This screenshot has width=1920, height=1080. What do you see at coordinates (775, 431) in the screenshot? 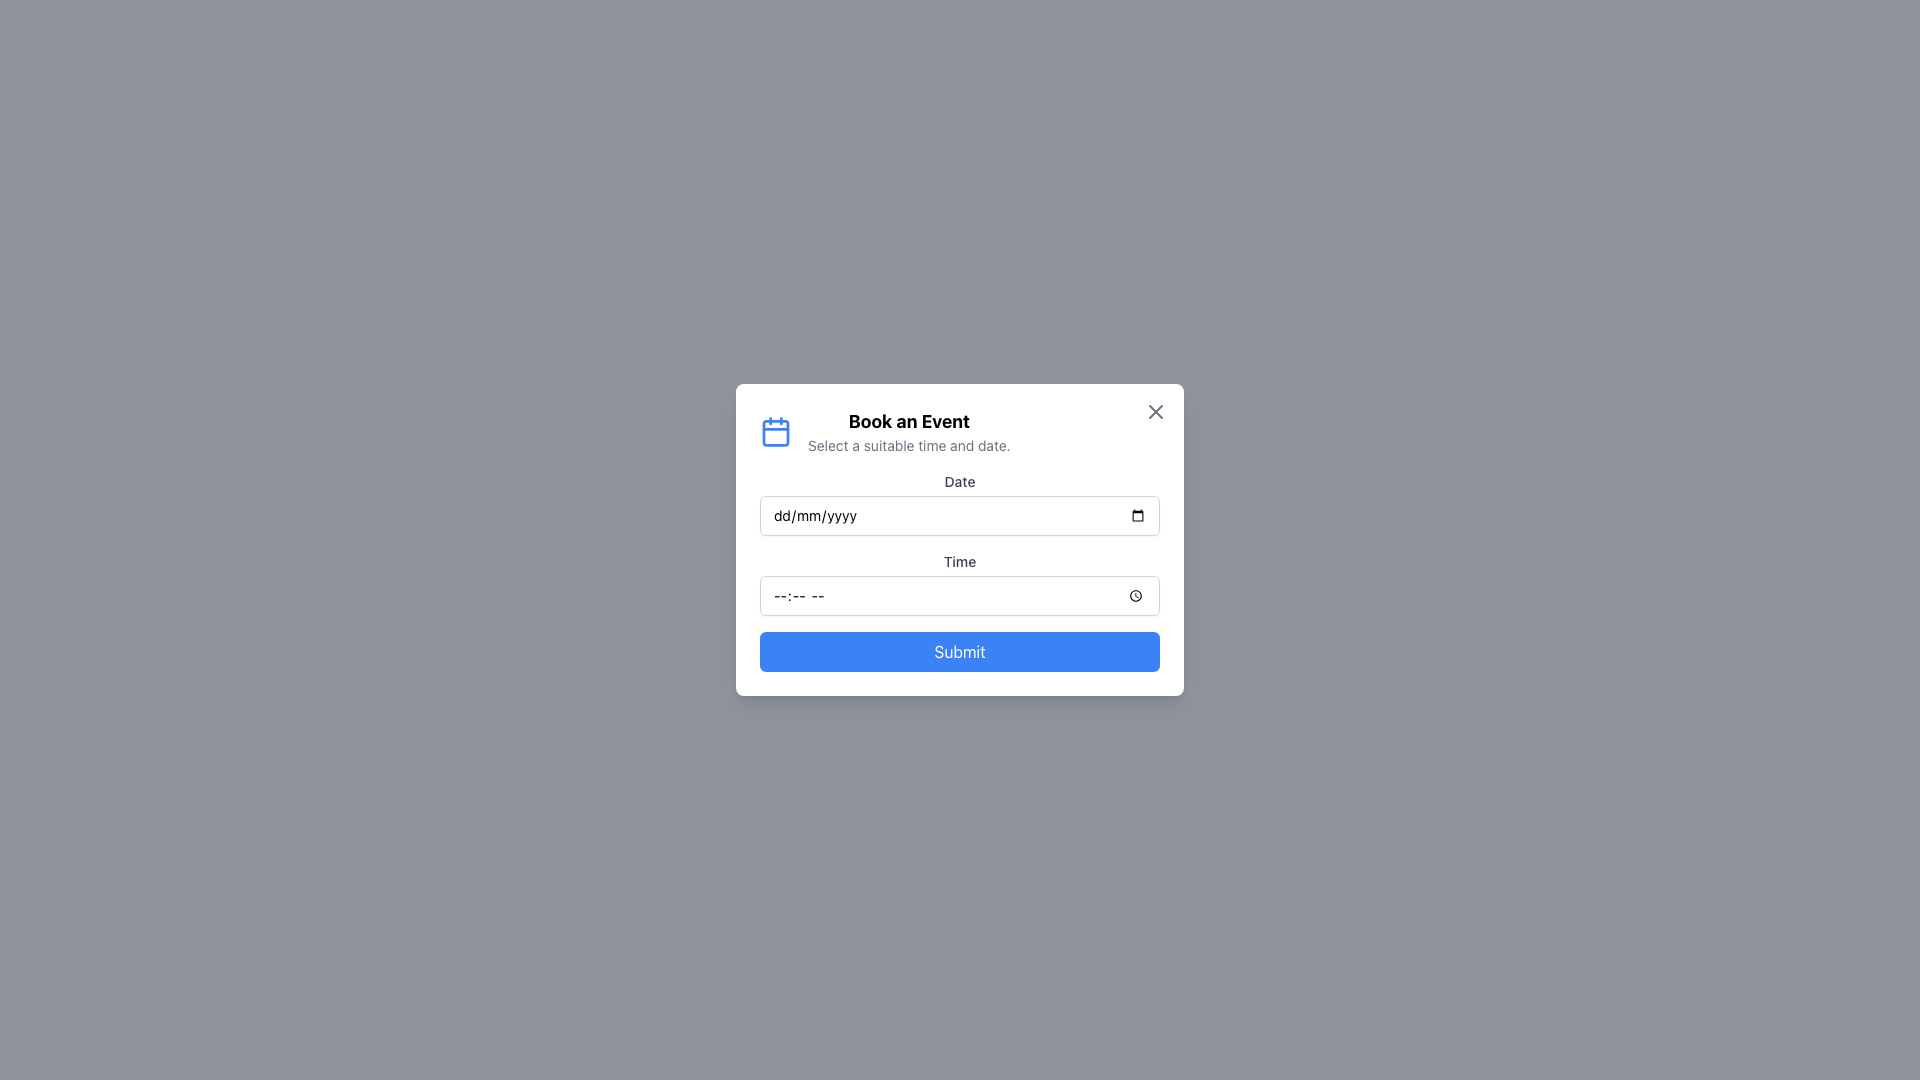
I see `the rounded rectangle element within the blue calendar icon located at the top-left of the 'Book an Event' modal dialog box` at bounding box center [775, 431].